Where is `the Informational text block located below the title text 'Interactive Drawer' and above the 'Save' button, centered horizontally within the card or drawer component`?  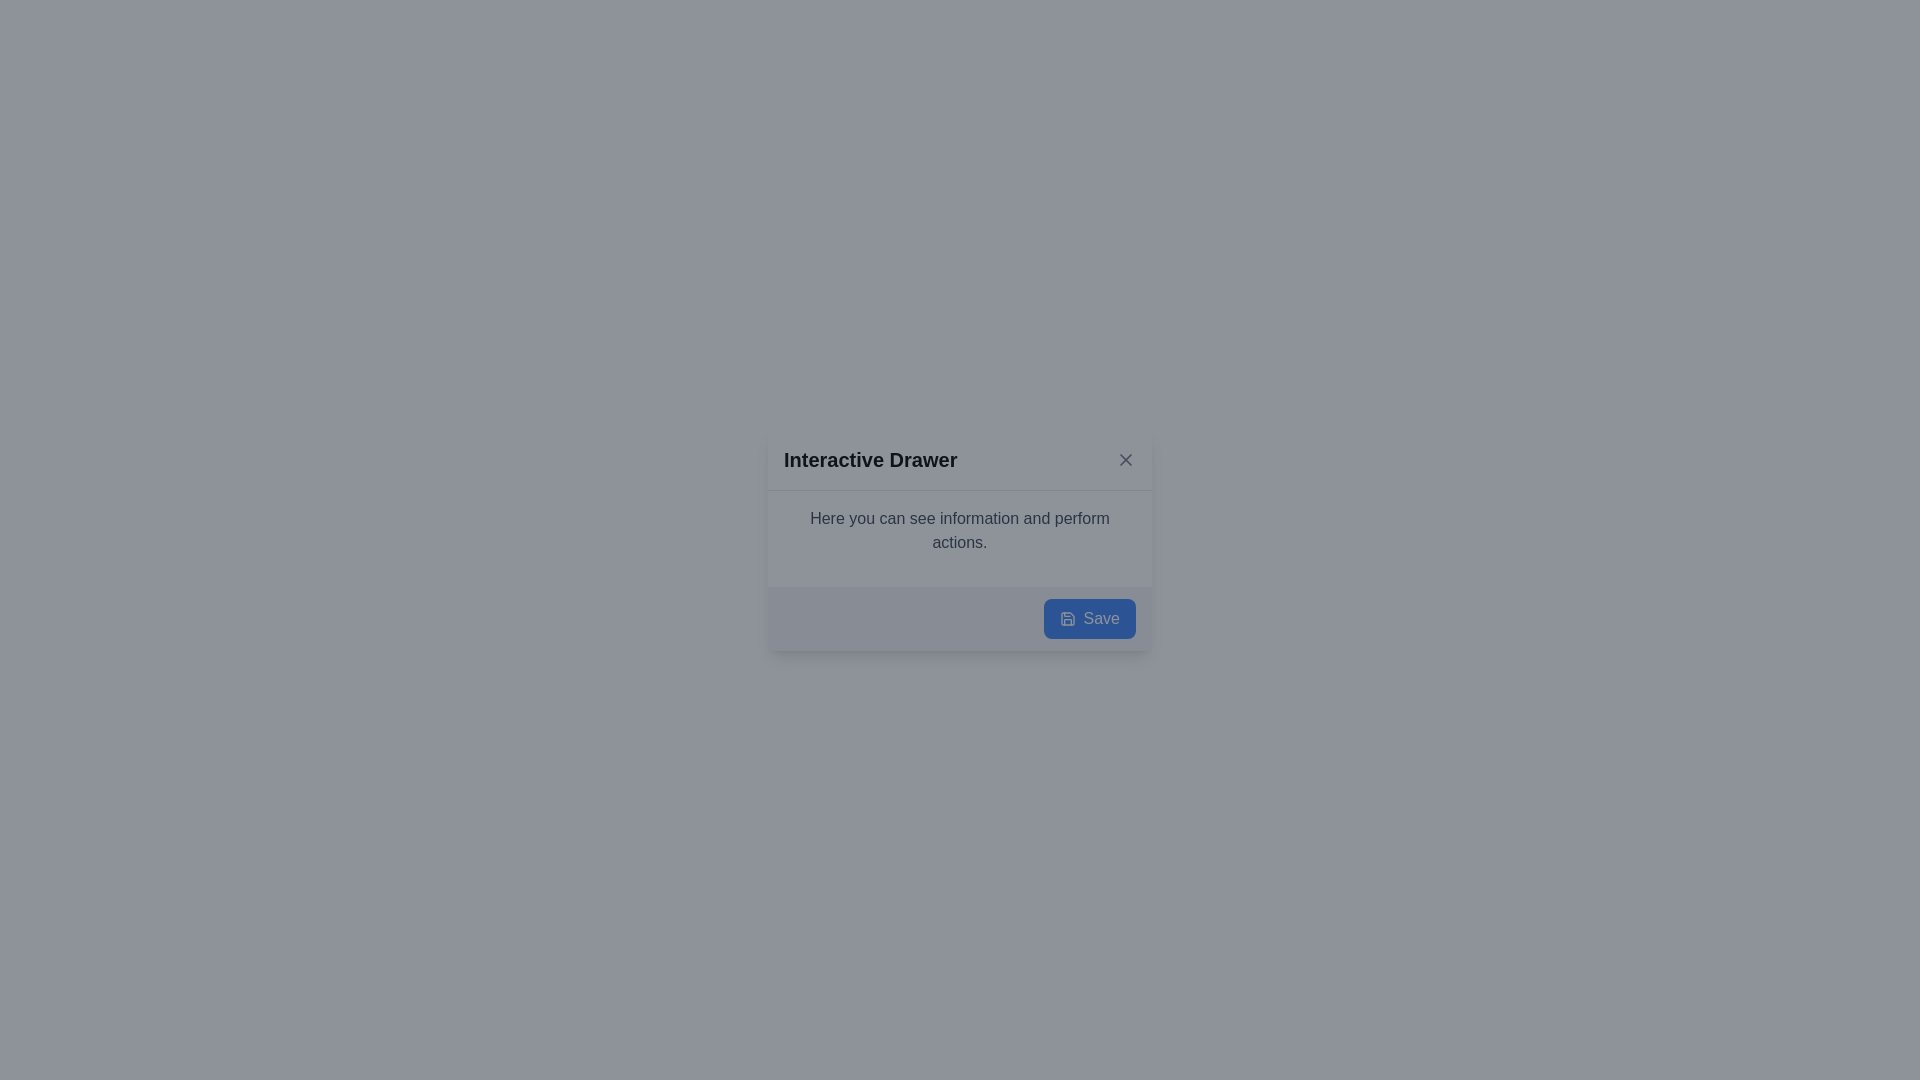
the Informational text block located below the title text 'Interactive Drawer' and above the 'Save' button, centered horizontally within the card or drawer component is located at coordinates (960, 536).